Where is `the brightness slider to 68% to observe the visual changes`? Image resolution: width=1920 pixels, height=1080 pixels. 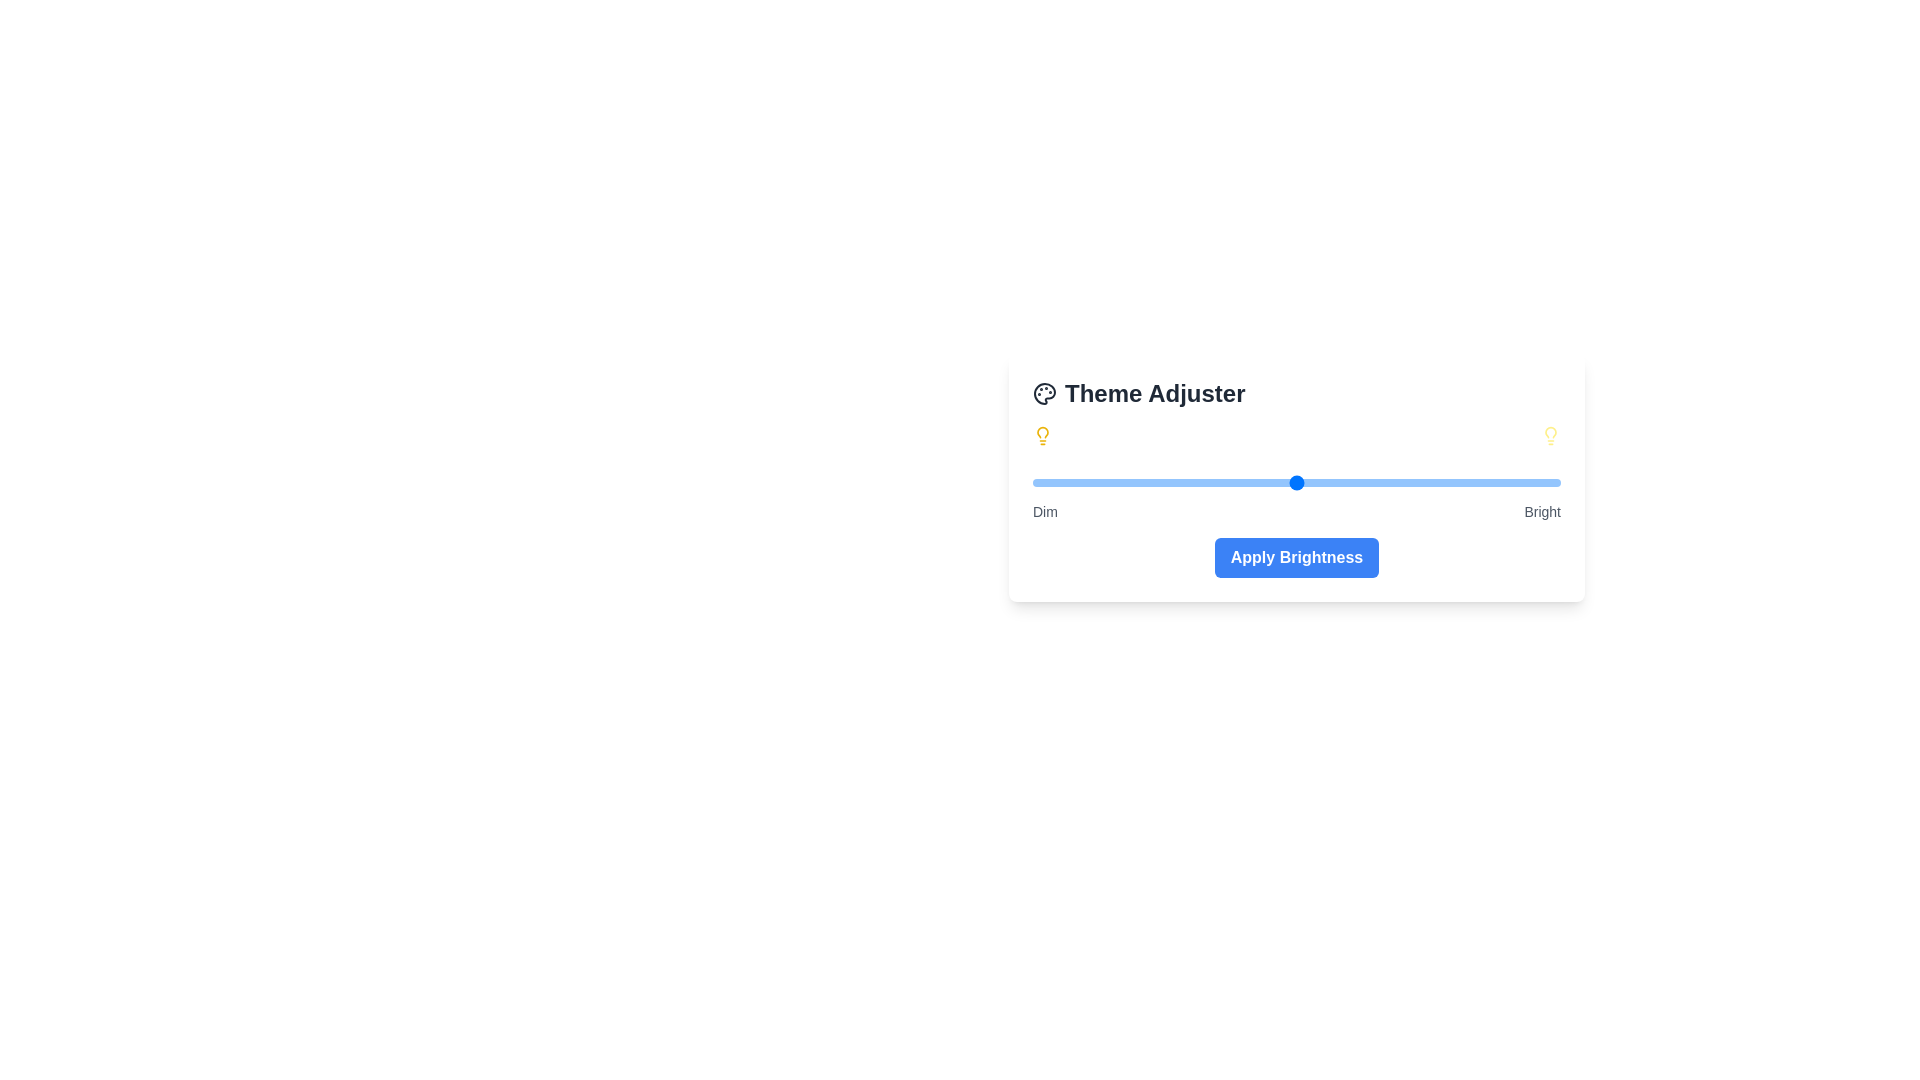
the brightness slider to 68% to observe the visual changes is located at coordinates (1391, 482).